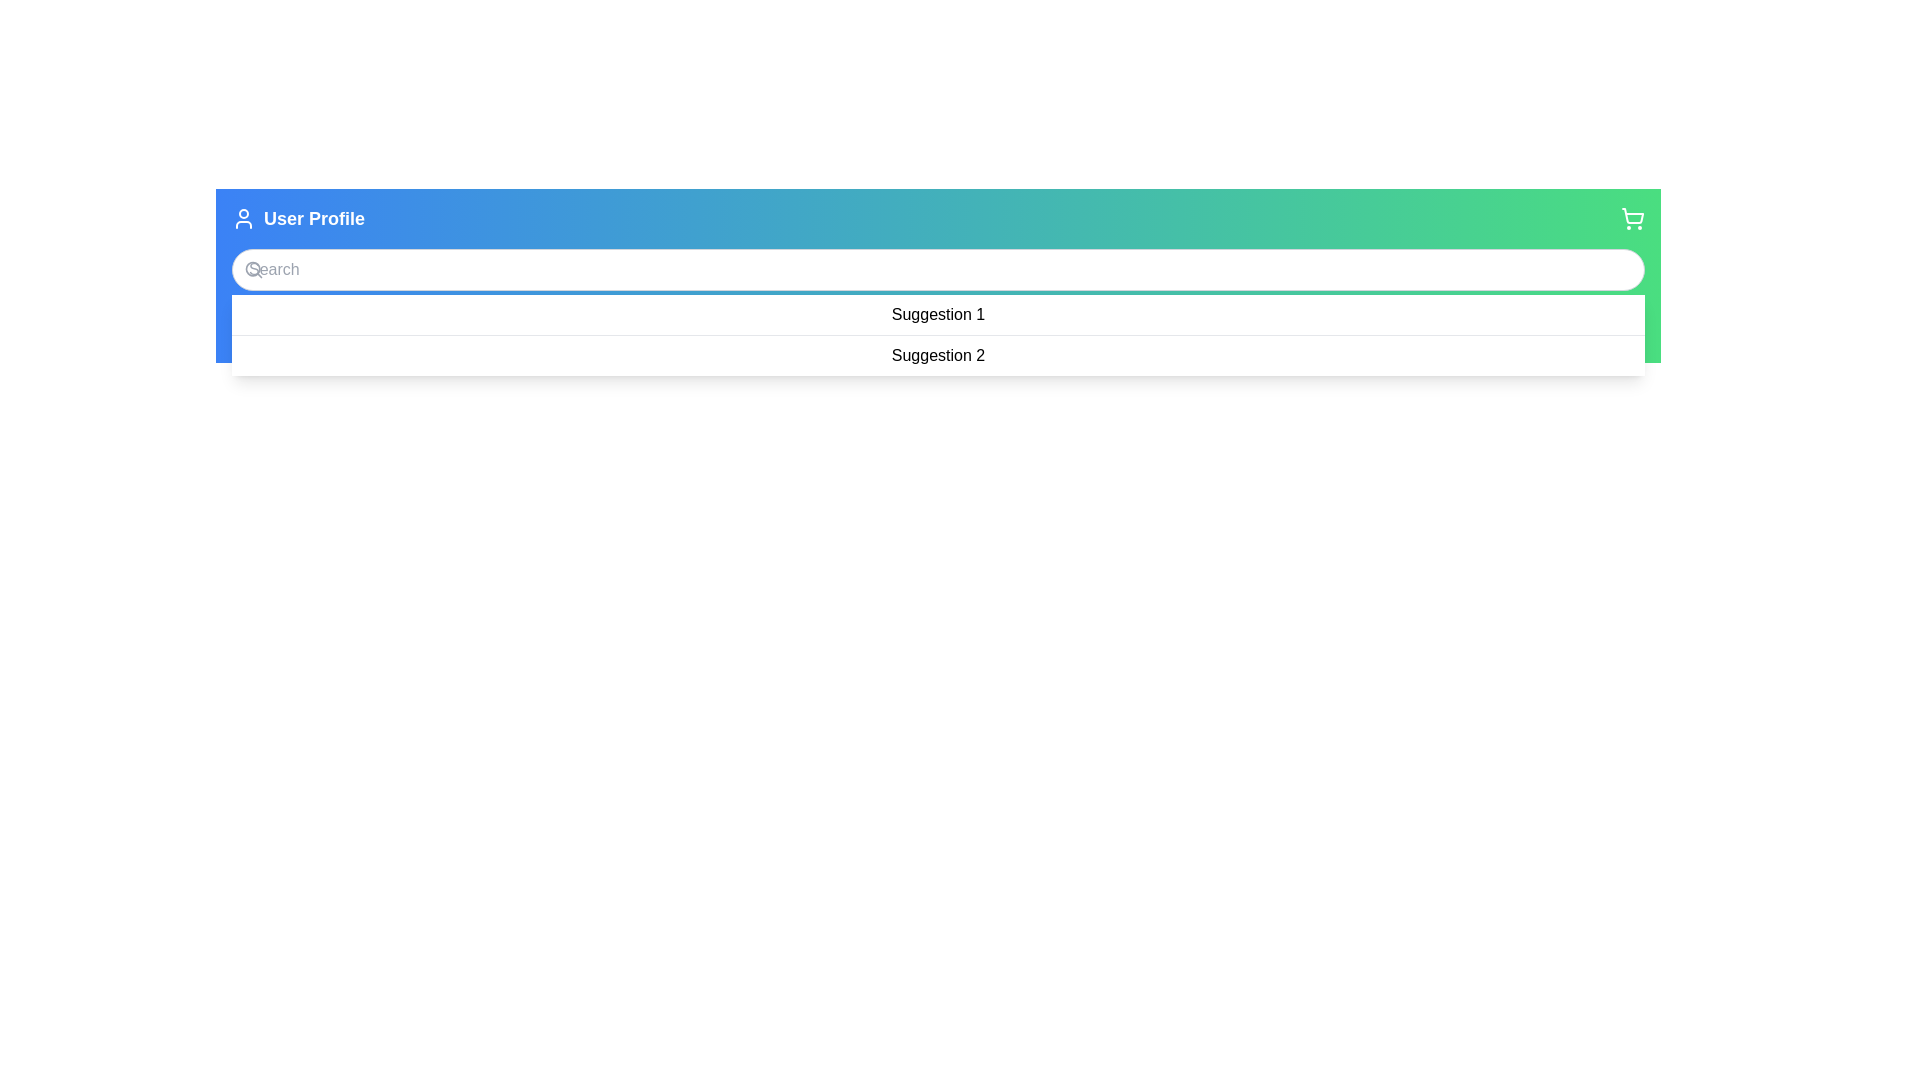 The image size is (1920, 1080). What do you see at coordinates (297, 219) in the screenshot?
I see `the user profile representation label located on the left side of the topmost navigation bar` at bounding box center [297, 219].